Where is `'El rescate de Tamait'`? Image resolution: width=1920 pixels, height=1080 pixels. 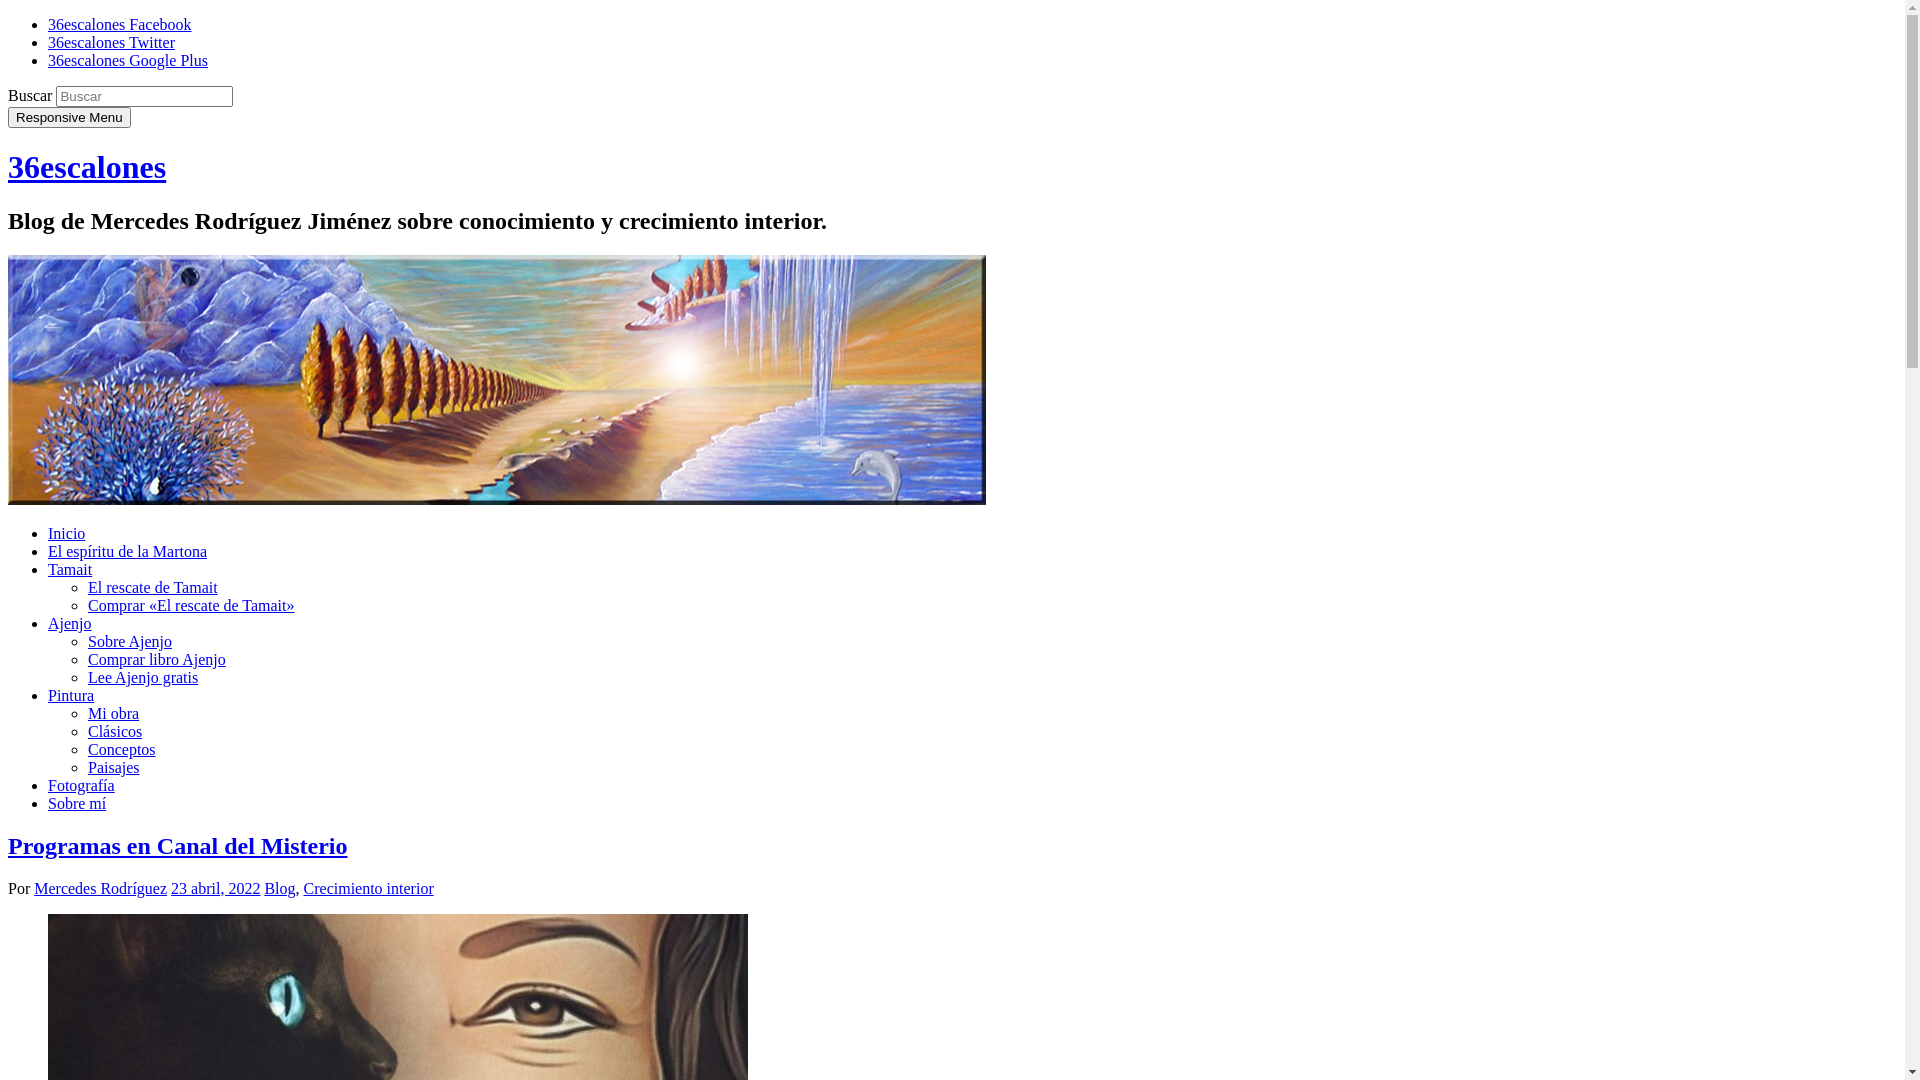
'El rescate de Tamait' is located at coordinates (152, 586).